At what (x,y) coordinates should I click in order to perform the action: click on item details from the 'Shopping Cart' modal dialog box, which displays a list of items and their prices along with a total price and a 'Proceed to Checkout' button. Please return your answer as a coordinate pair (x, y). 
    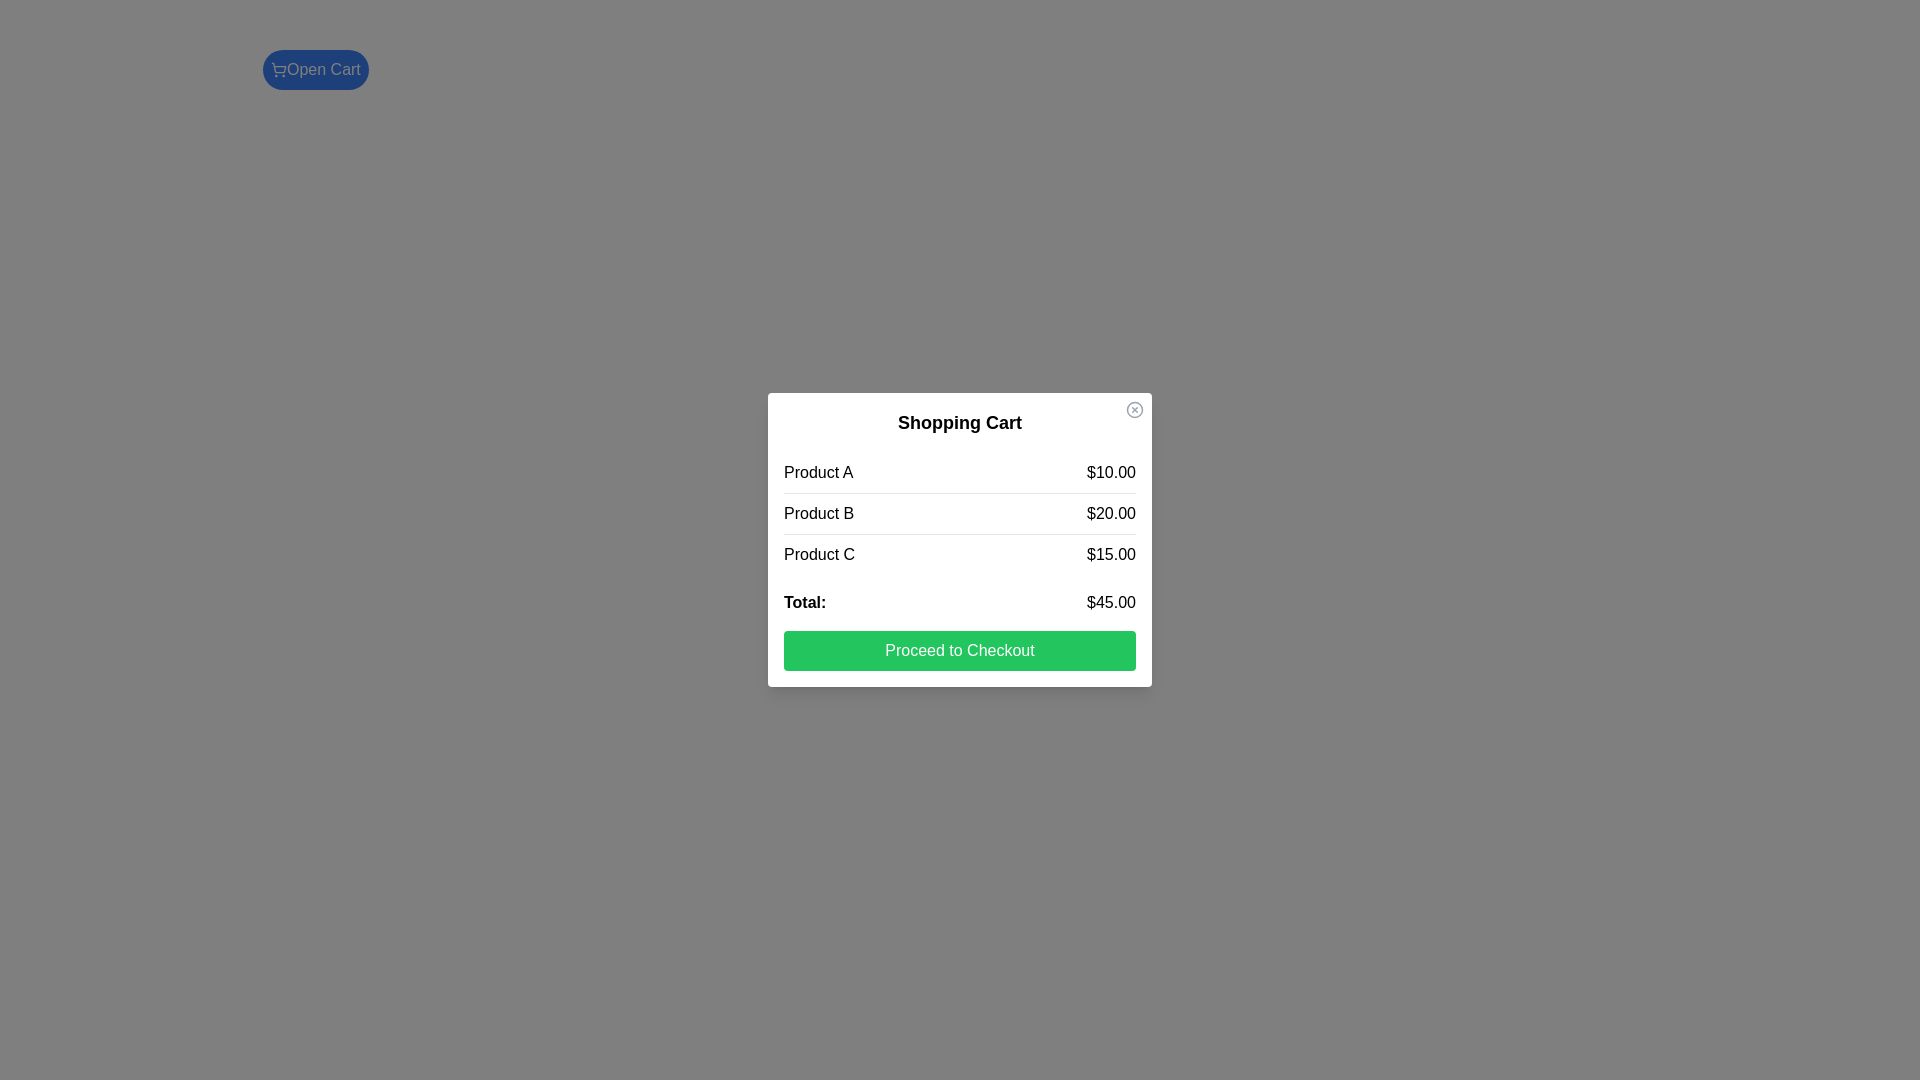
    Looking at the image, I should click on (960, 540).